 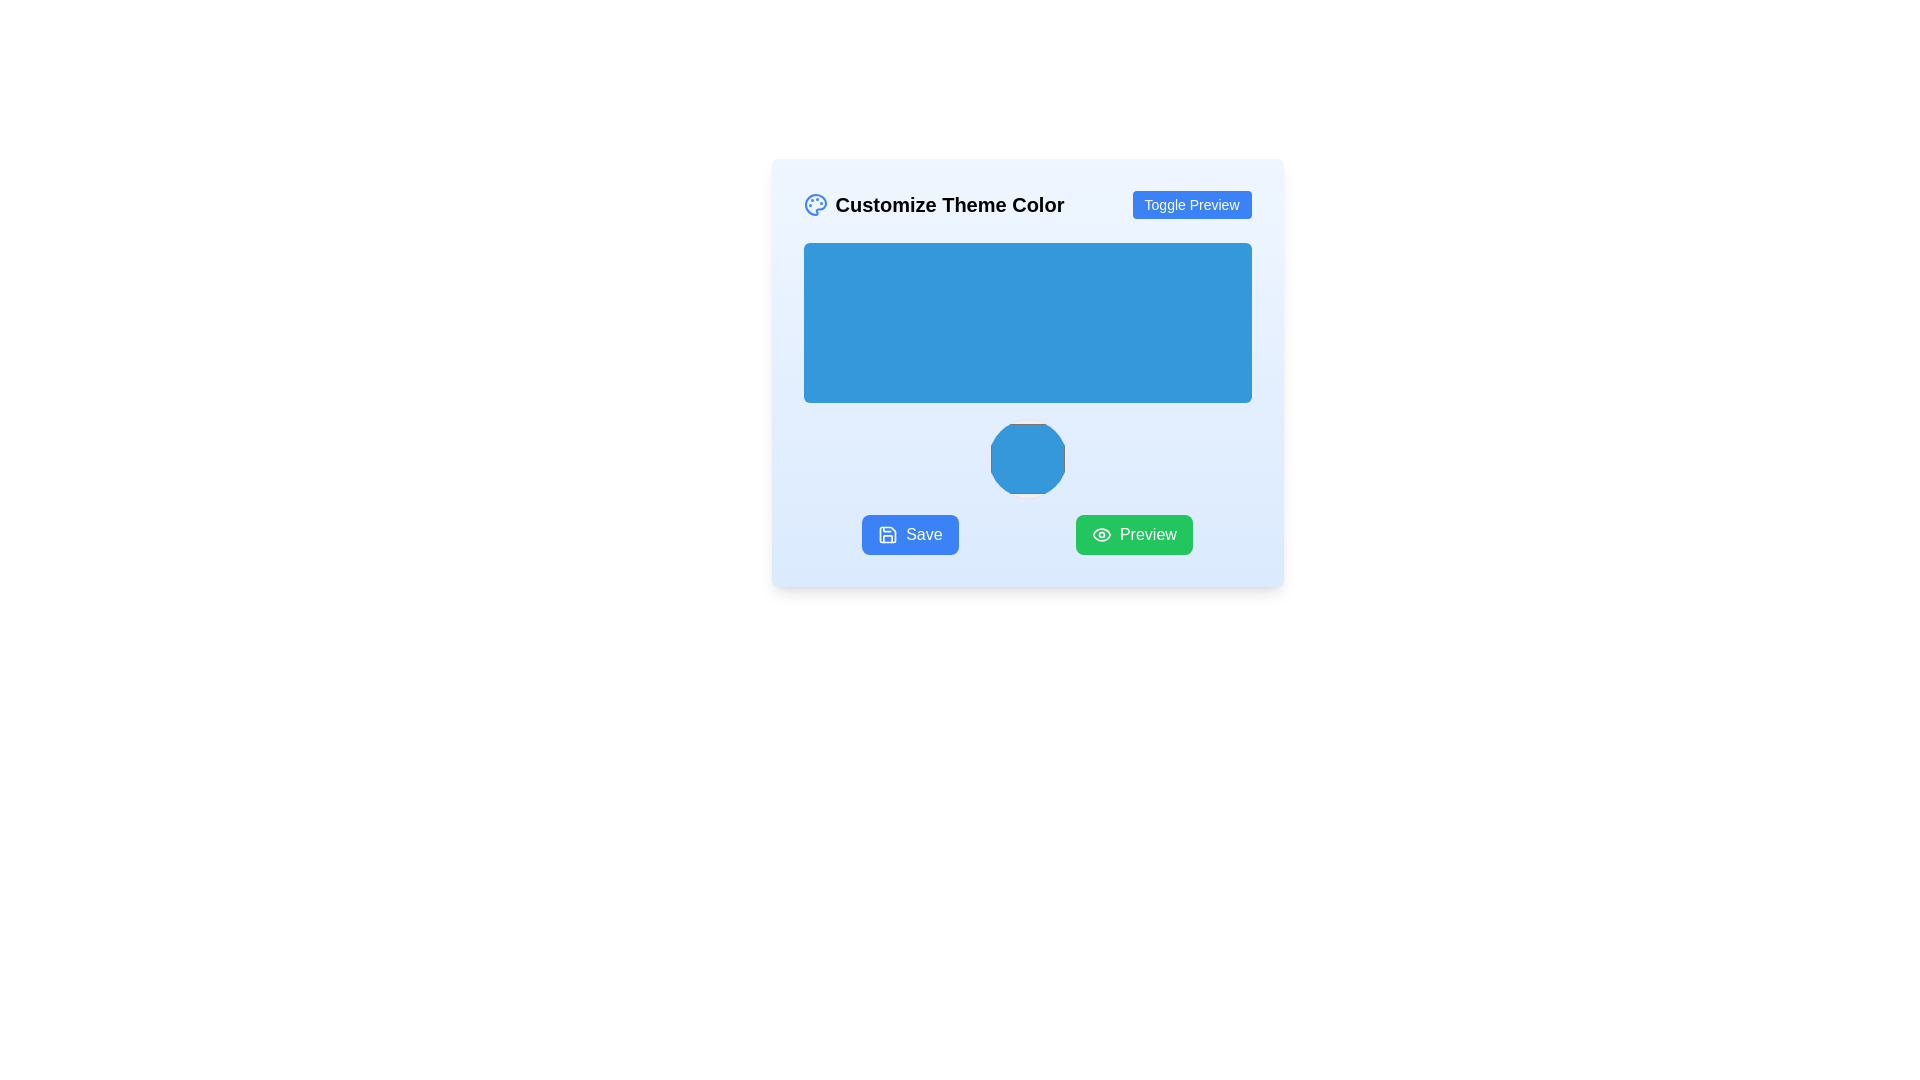 What do you see at coordinates (1100, 534) in the screenshot?
I see `the 'Preview' button, which contains an eye icon indicating a preview function, located in the lower right section of the interface` at bounding box center [1100, 534].